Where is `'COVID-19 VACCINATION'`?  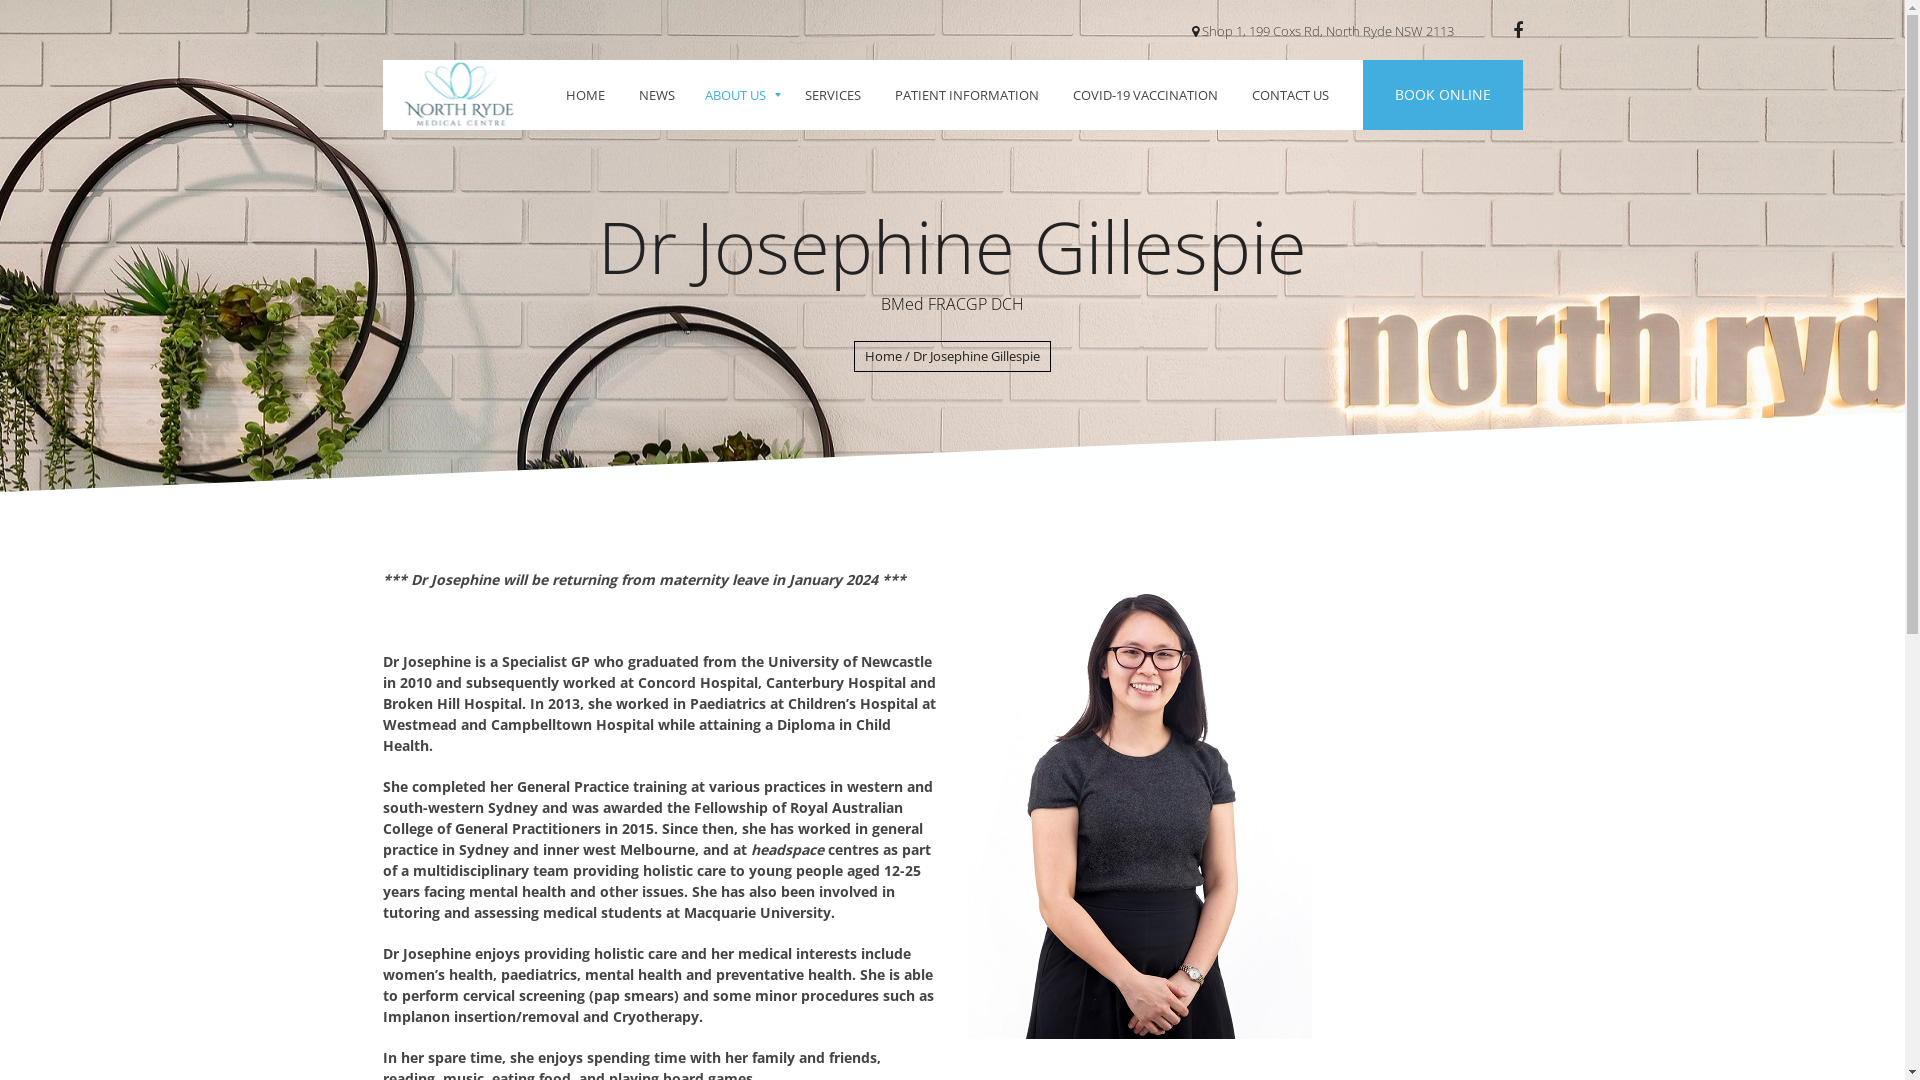
'COVID-19 VACCINATION' is located at coordinates (1145, 95).